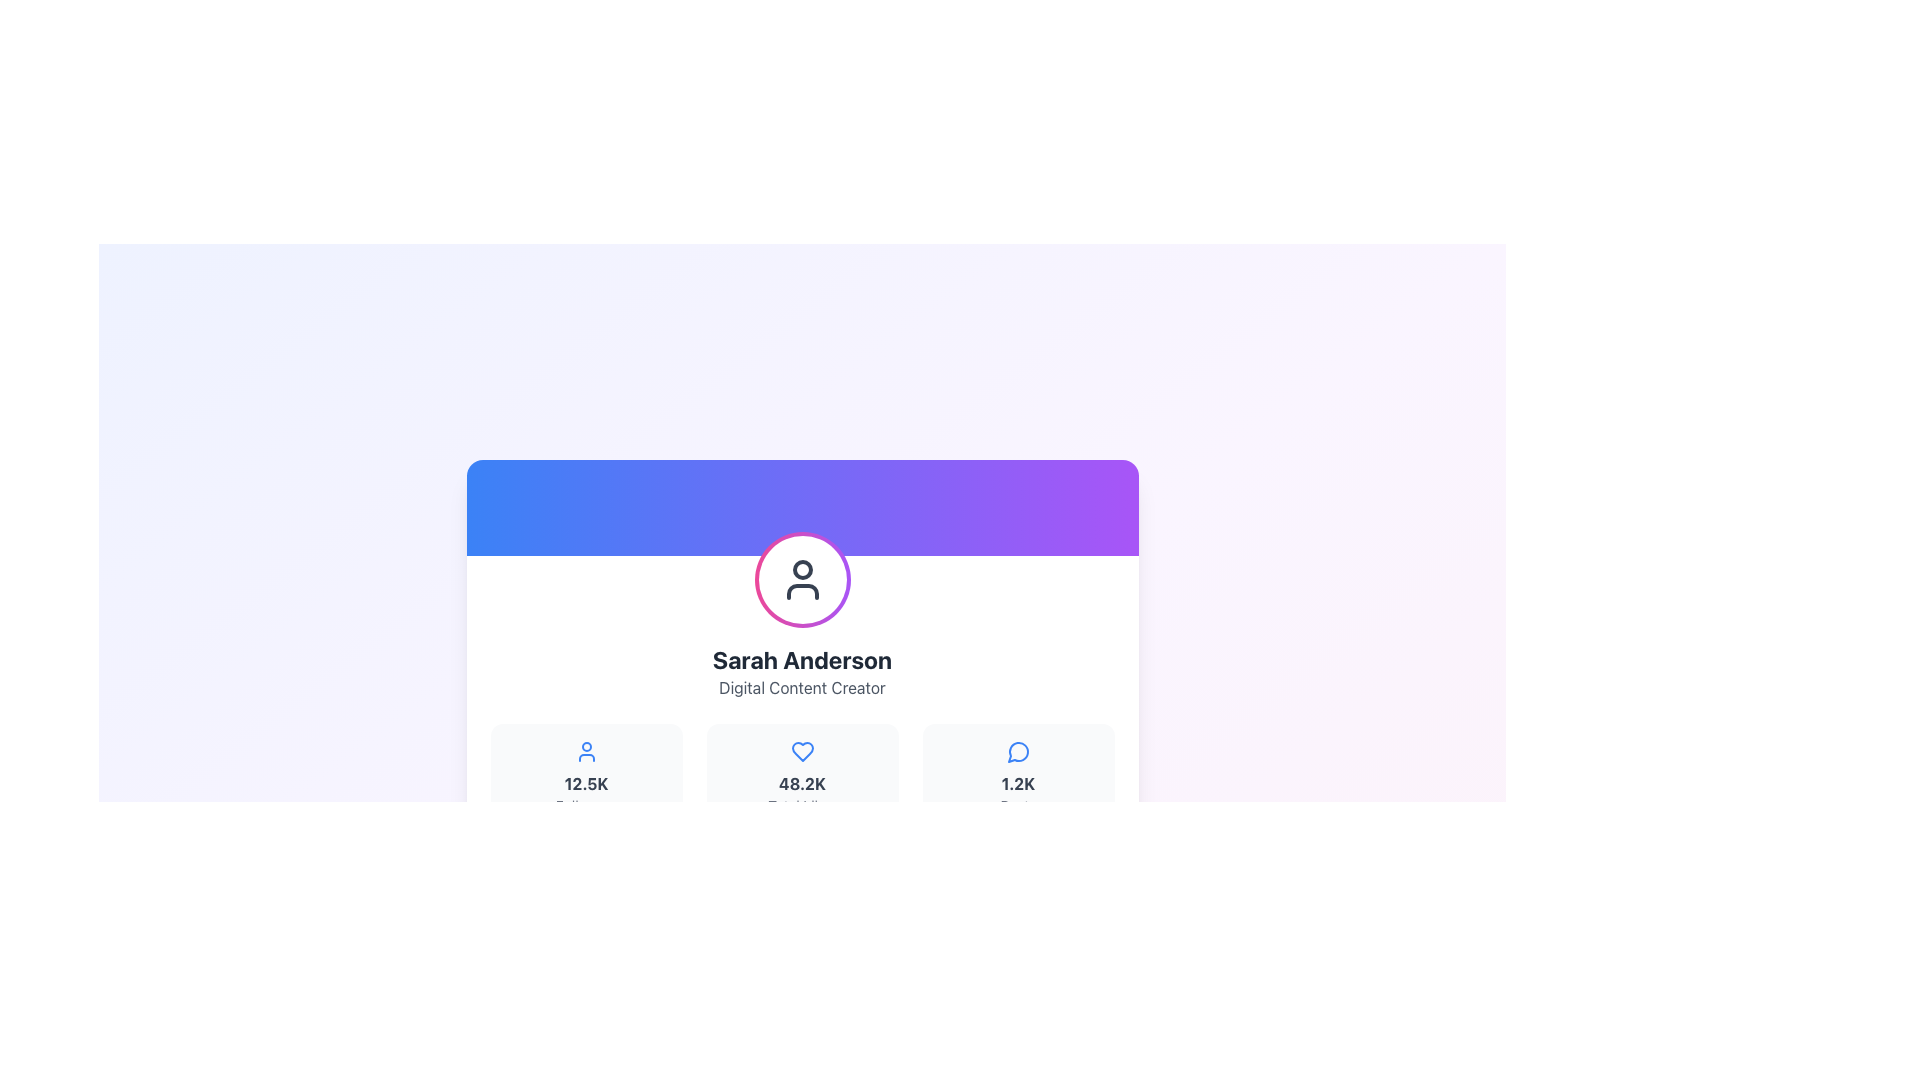 The height and width of the screenshot is (1080, 1920). Describe the element at coordinates (802, 579) in the screenshot. I see `the Profile Avatar, which is a circular element with a gradient pink to purple border and a white background, located above the text 'Sarah Anderson' and 'Digital Content Creator'` at that location.